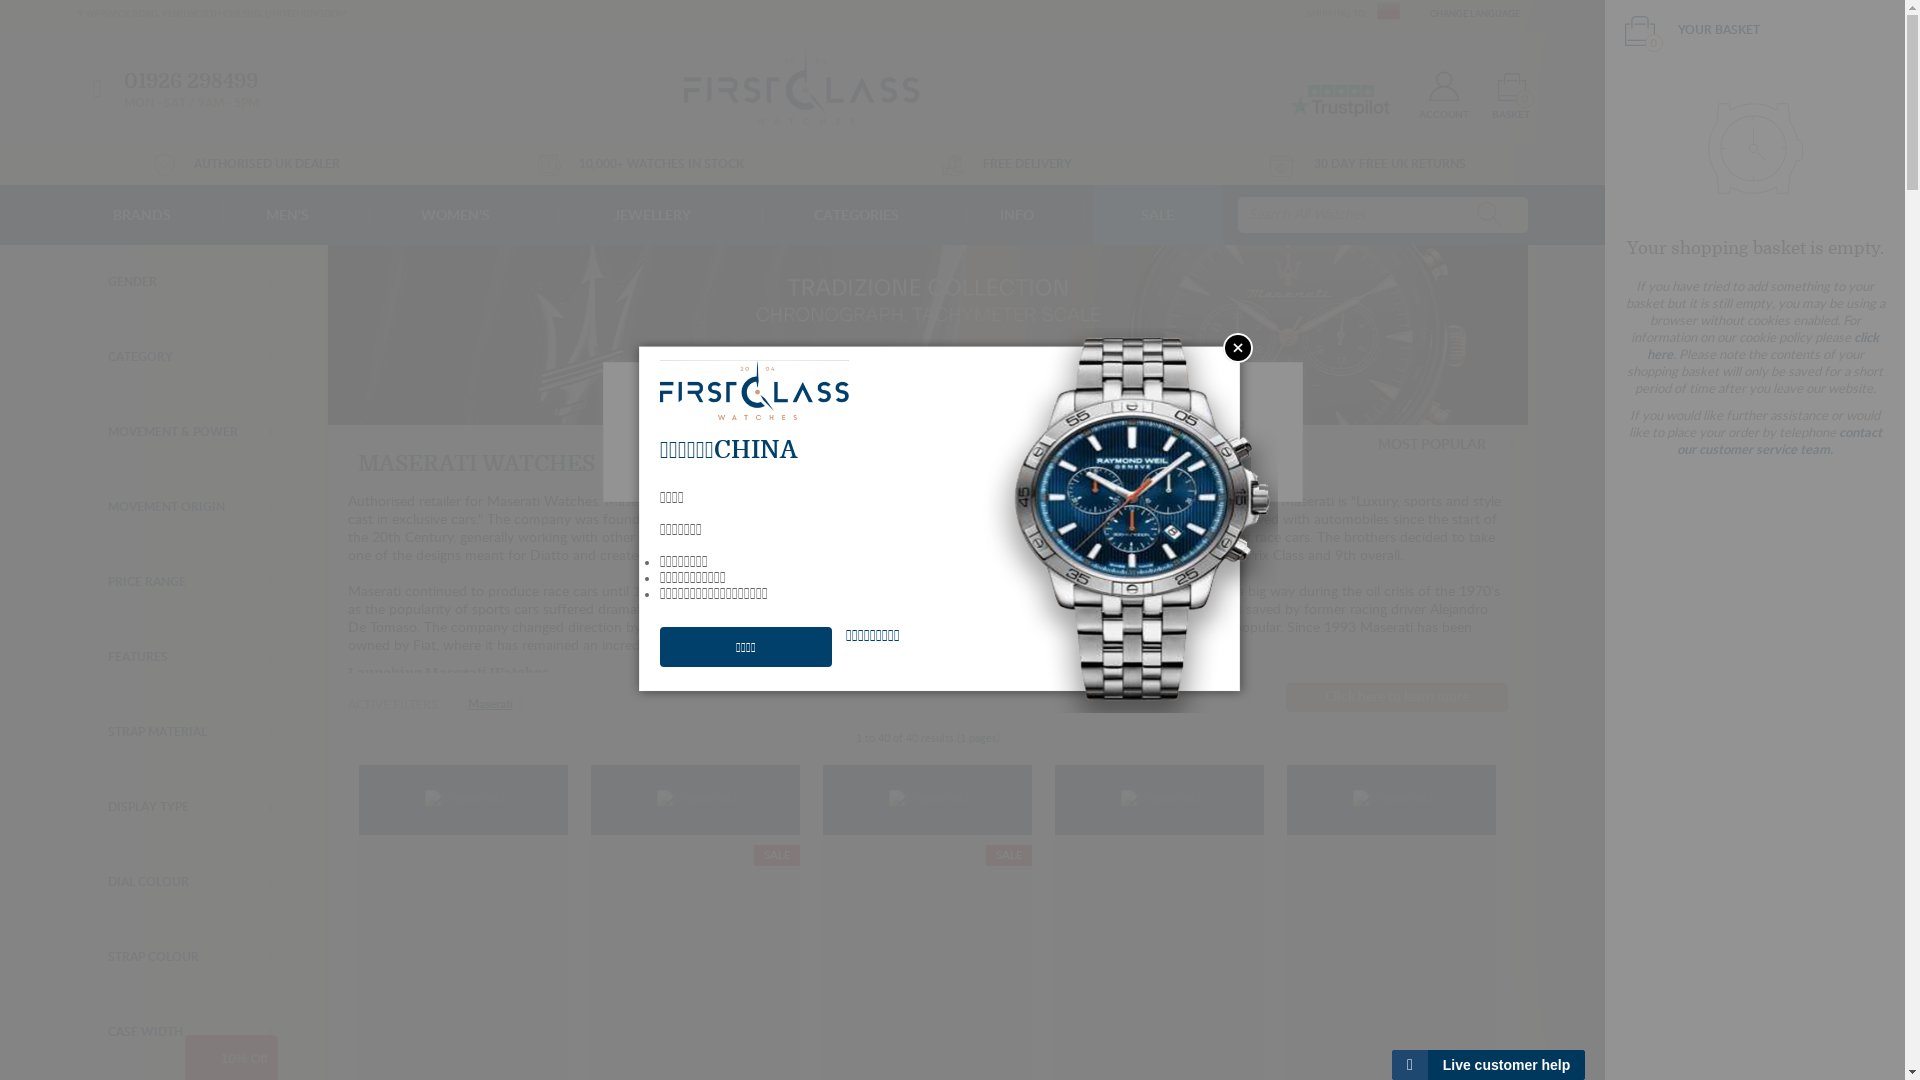  I want to click on 'Maserati', so click(495, 703).